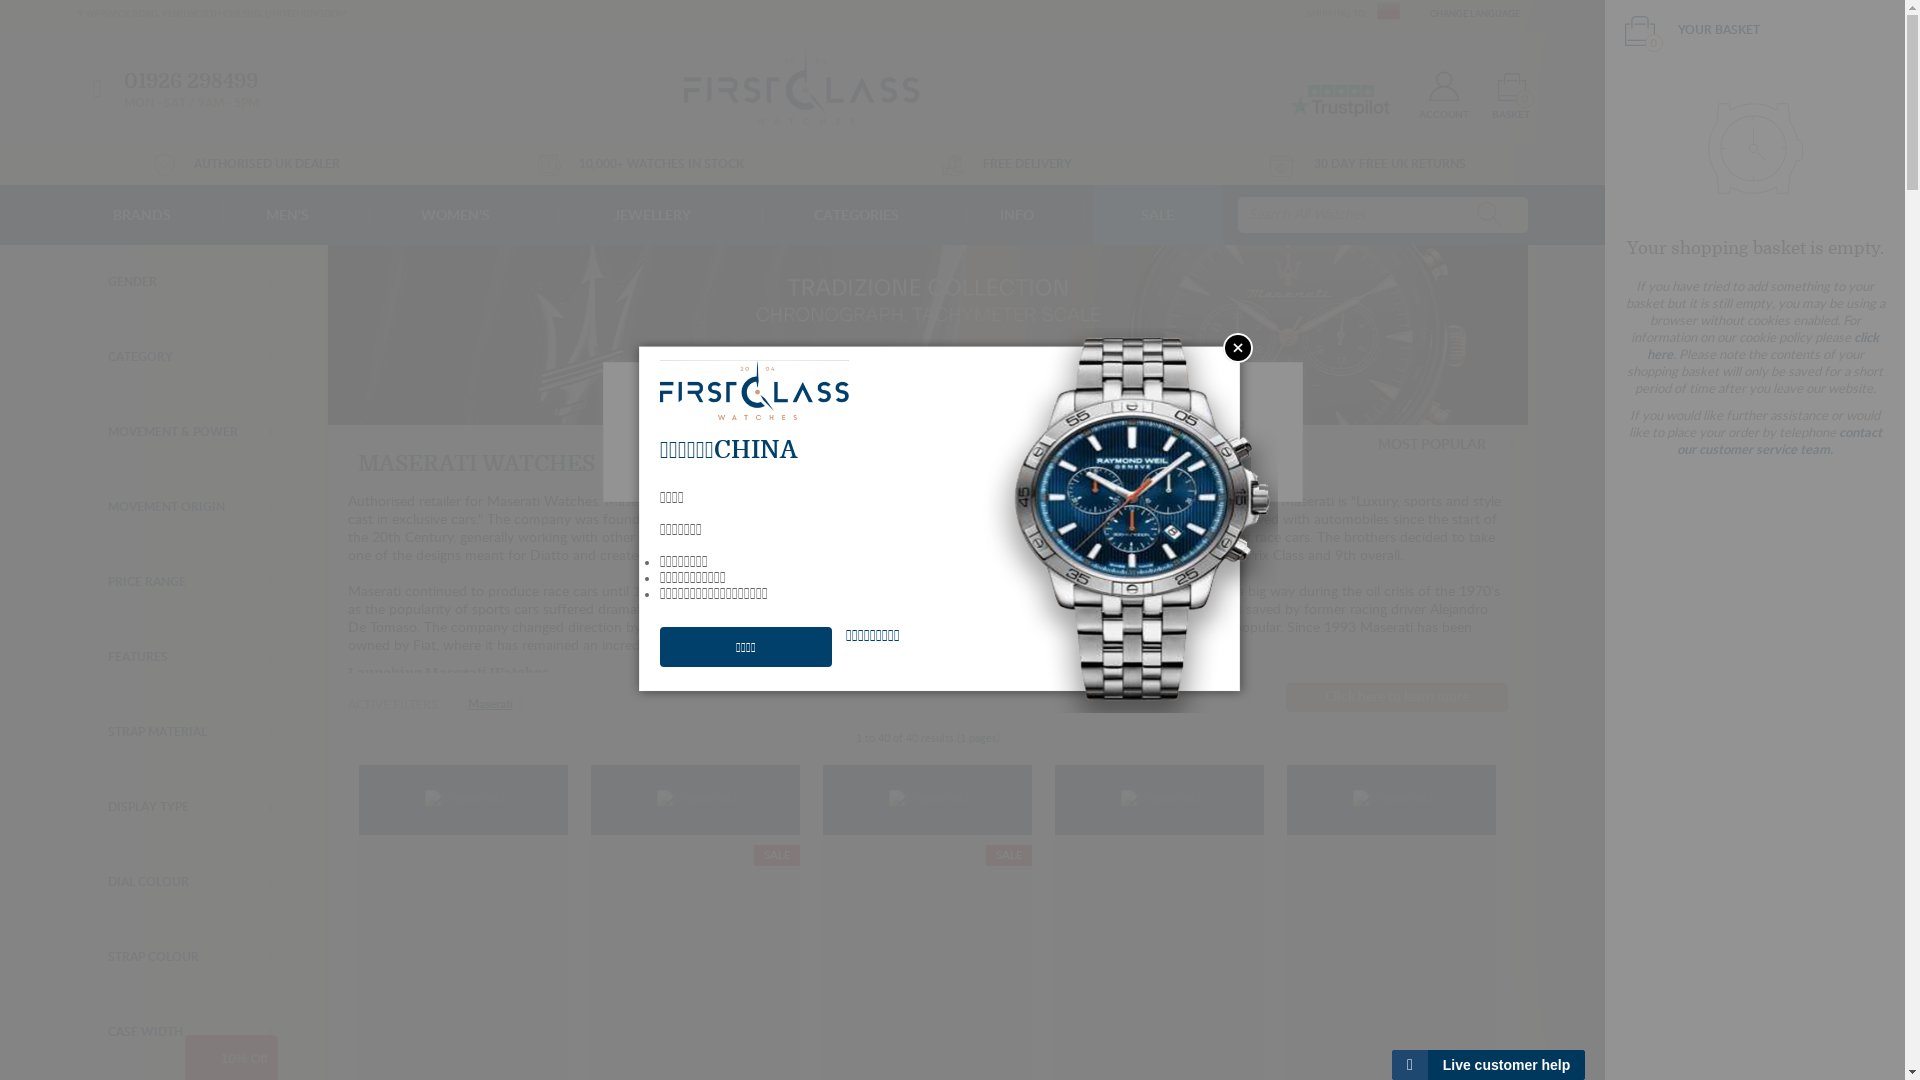  I want to click on 'Maserati', so click(495, 703).